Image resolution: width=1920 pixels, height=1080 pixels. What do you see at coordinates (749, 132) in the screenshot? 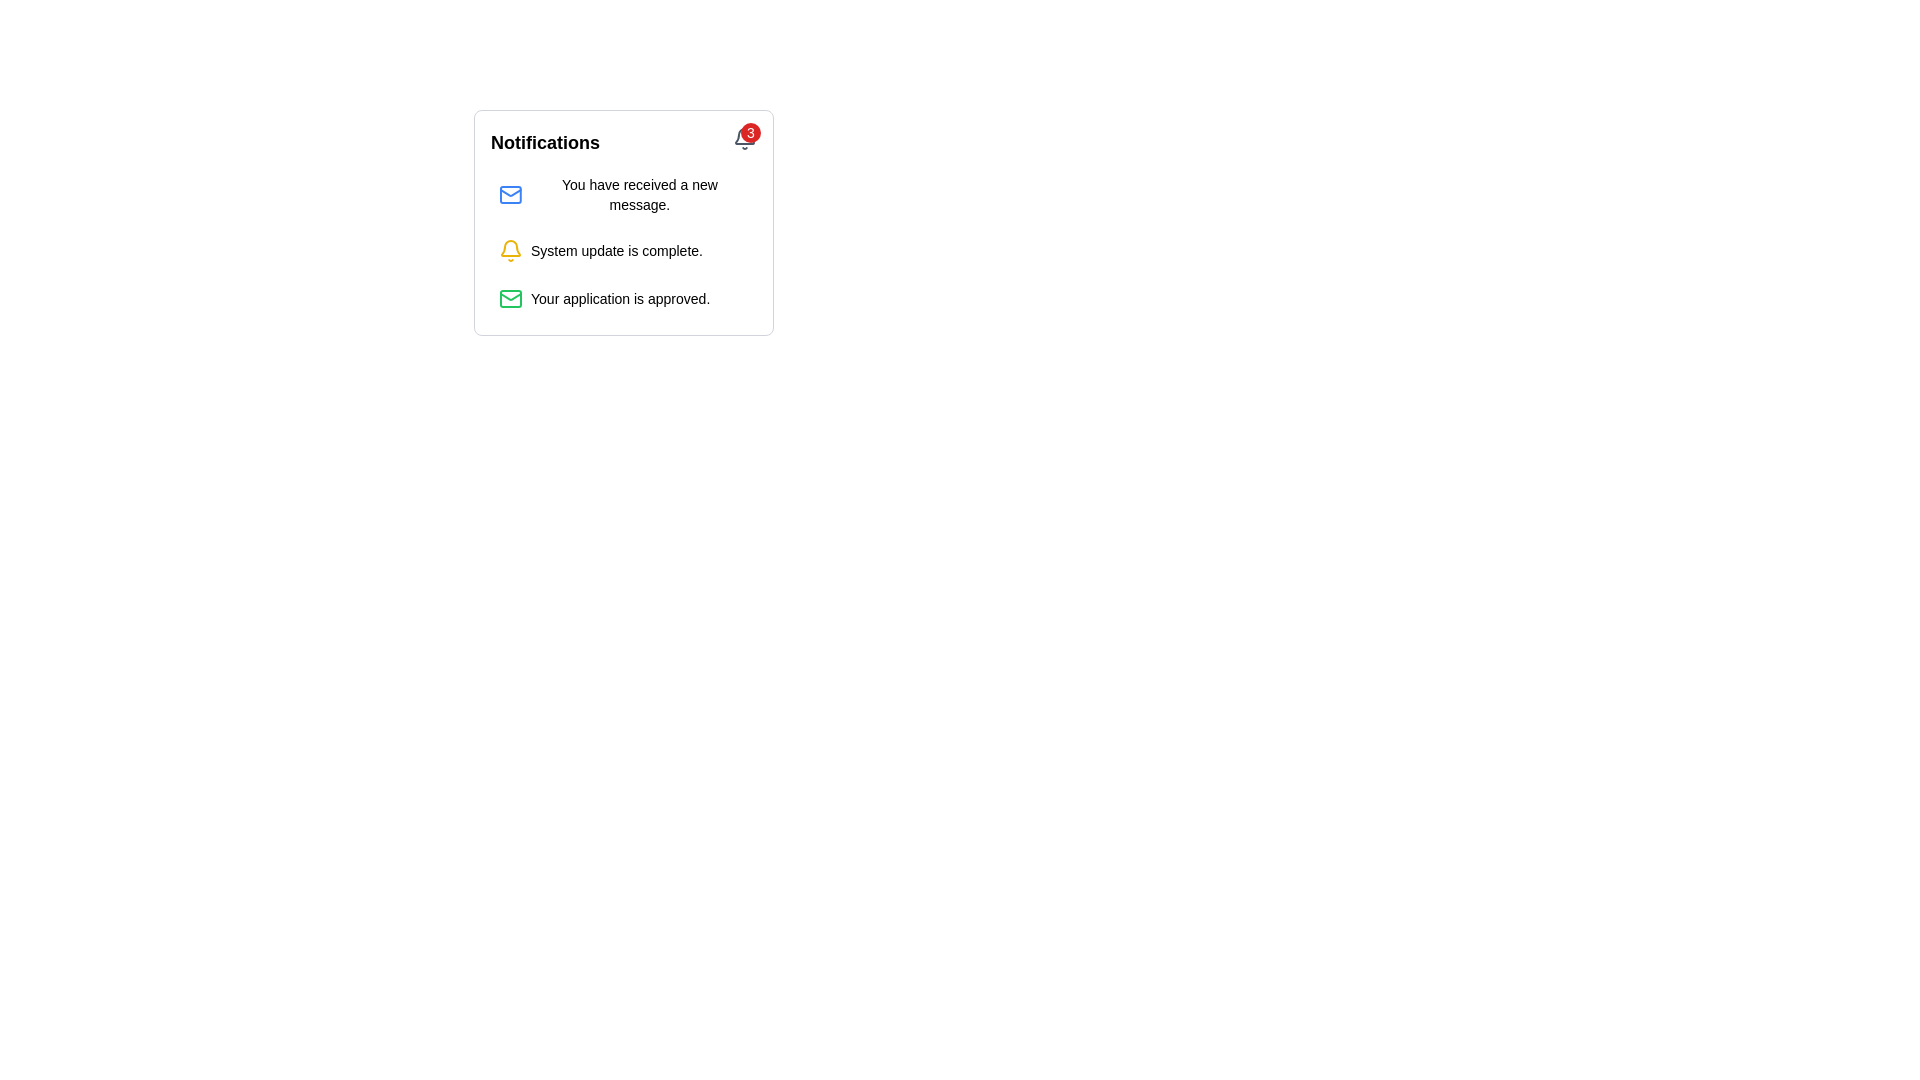
I see `the Notification Badge, a small circular badge with a red background and the number '3' displayed in white text, located at the top-right corner of the bell icon` at bounding box center [749, 132].